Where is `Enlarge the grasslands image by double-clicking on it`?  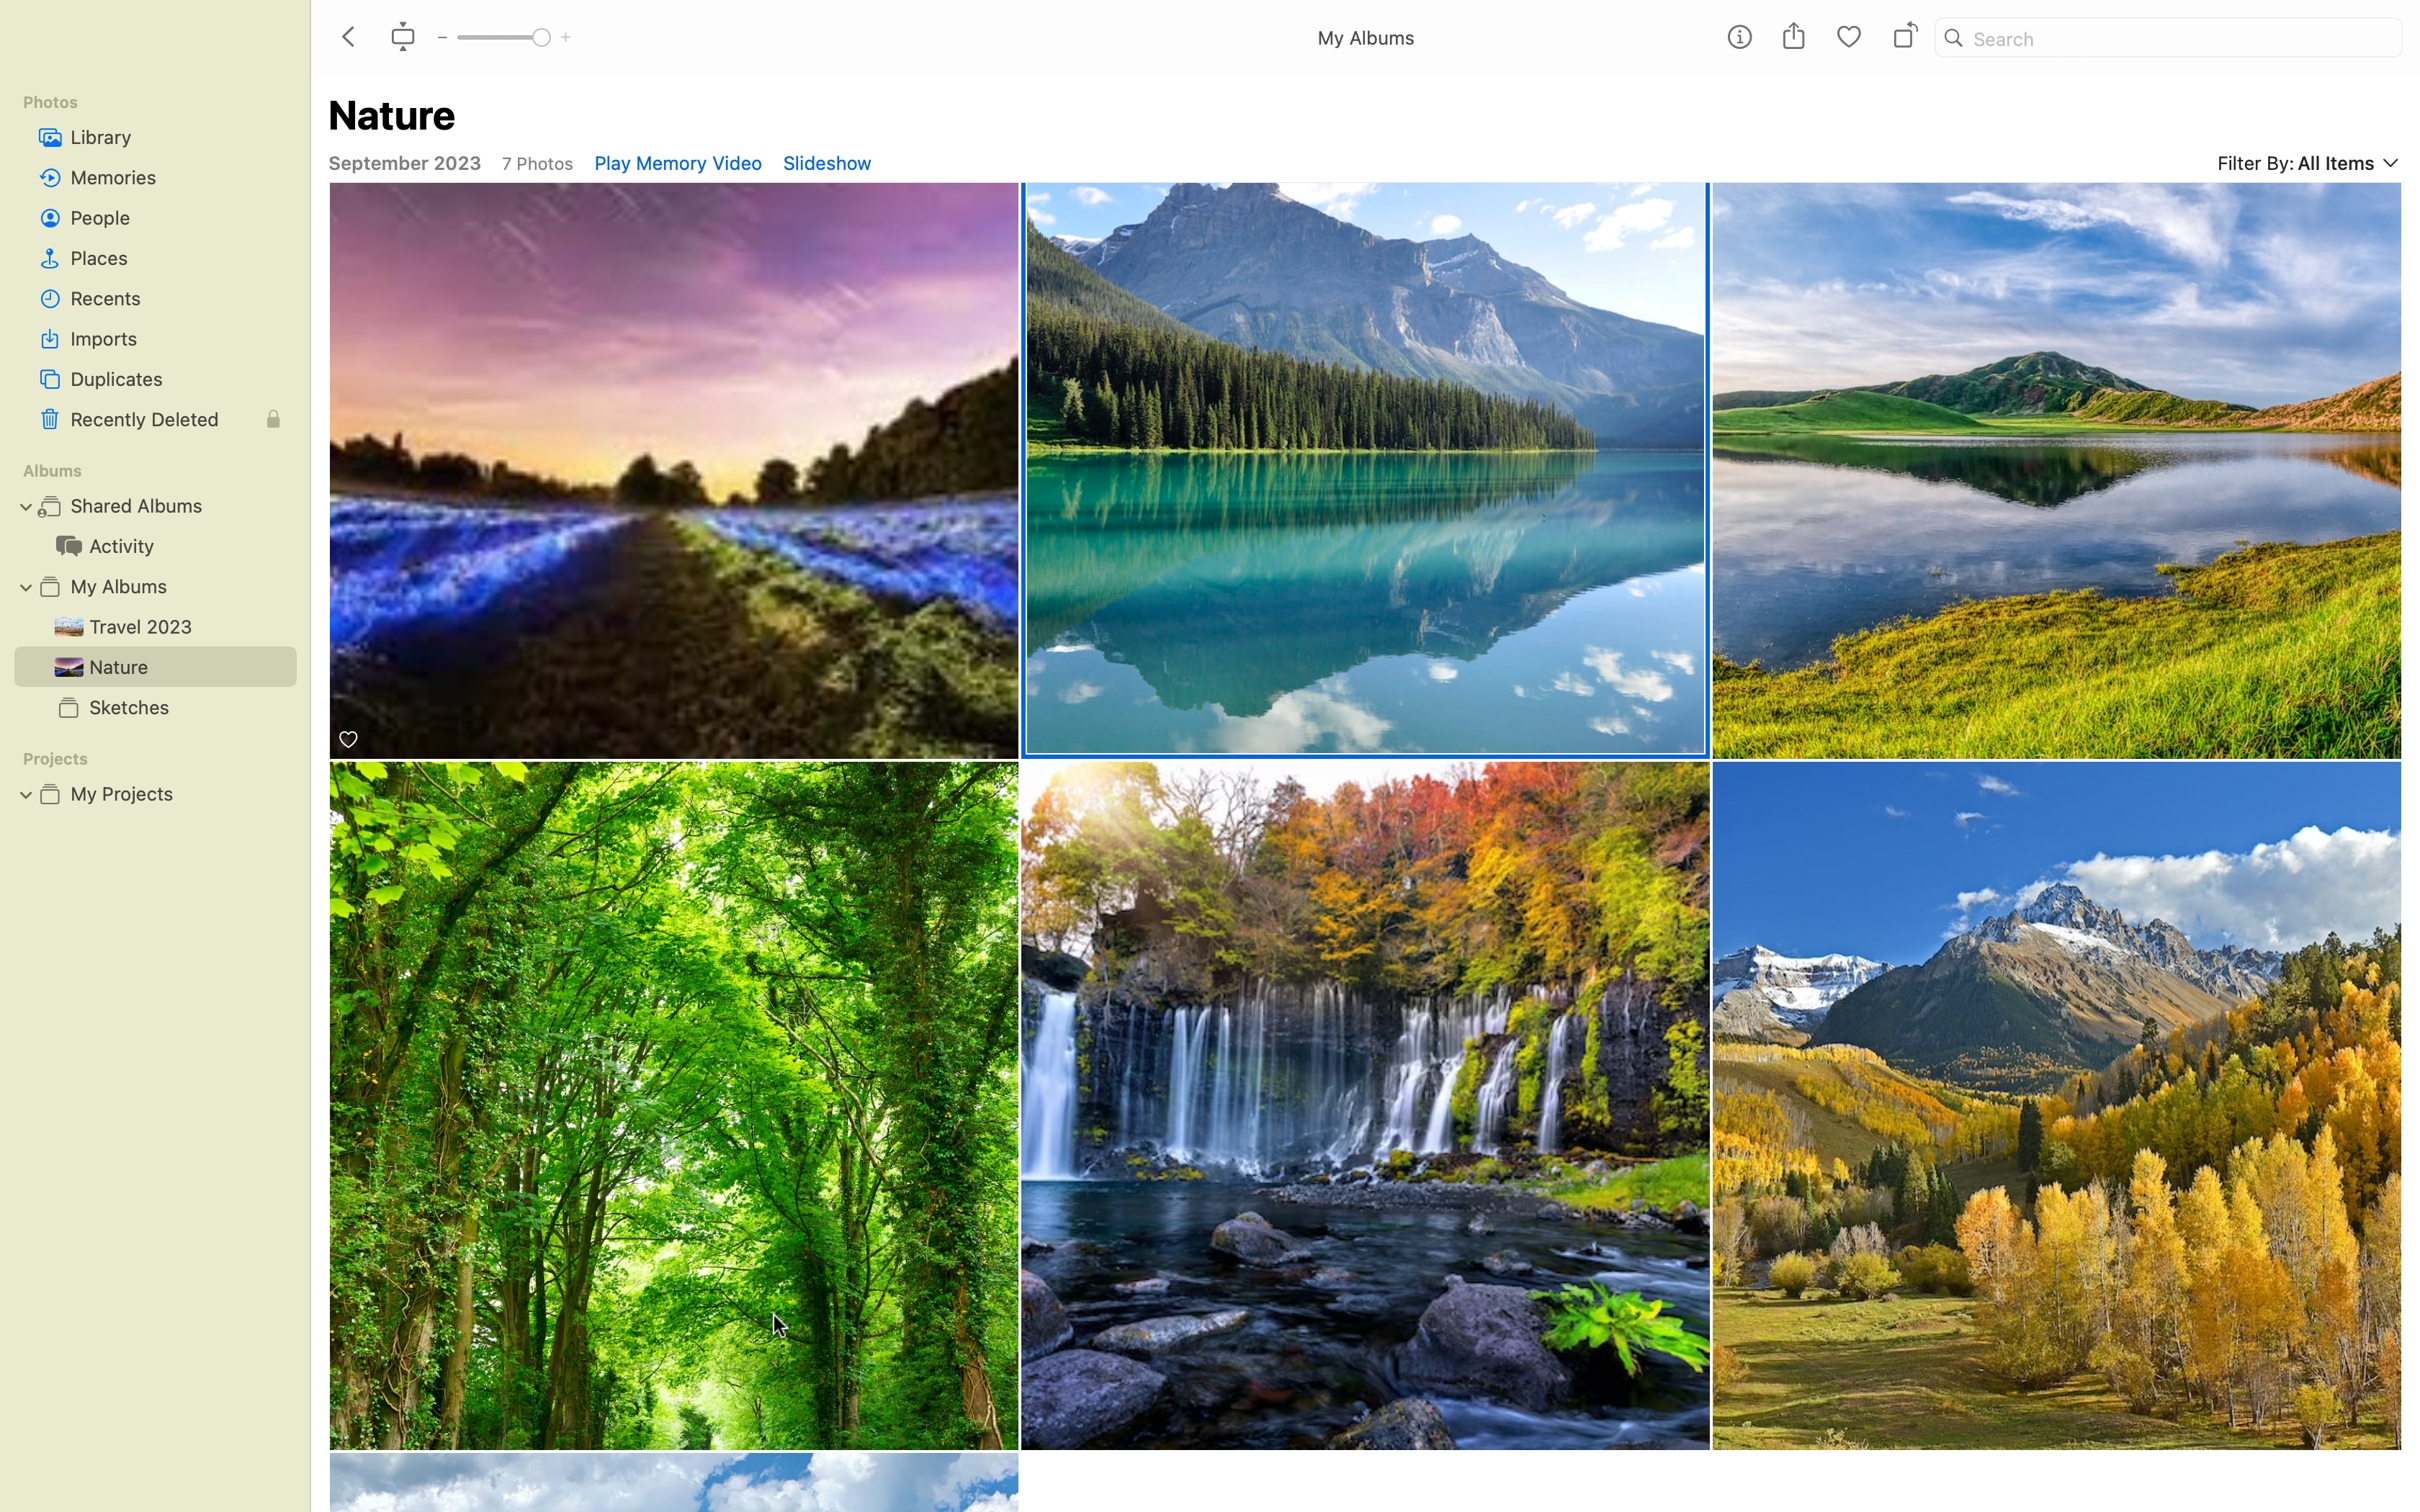 Enlarge the grasslands image by double-clicking on it is located at coordinates (2058, 1105).